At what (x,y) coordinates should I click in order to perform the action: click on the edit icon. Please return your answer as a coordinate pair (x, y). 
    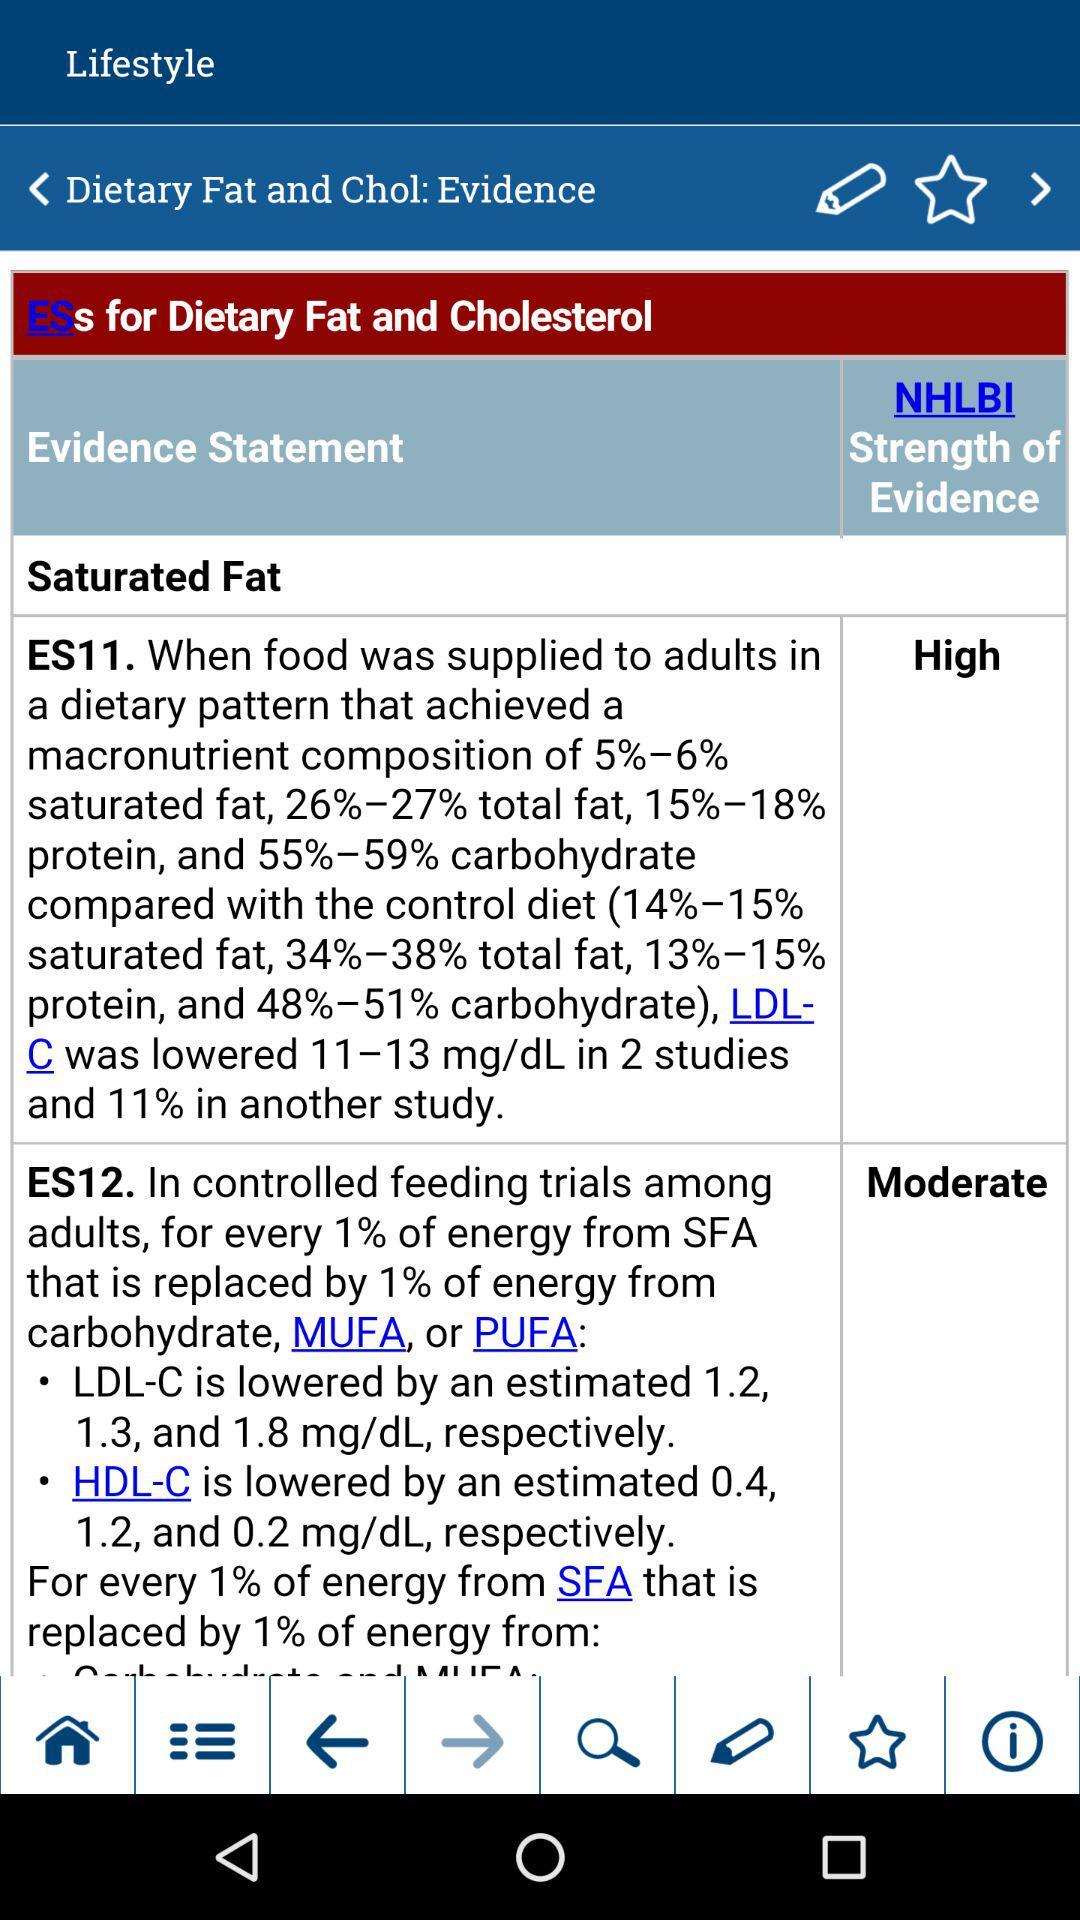
    Looking at the image, I should click on (851, 202).